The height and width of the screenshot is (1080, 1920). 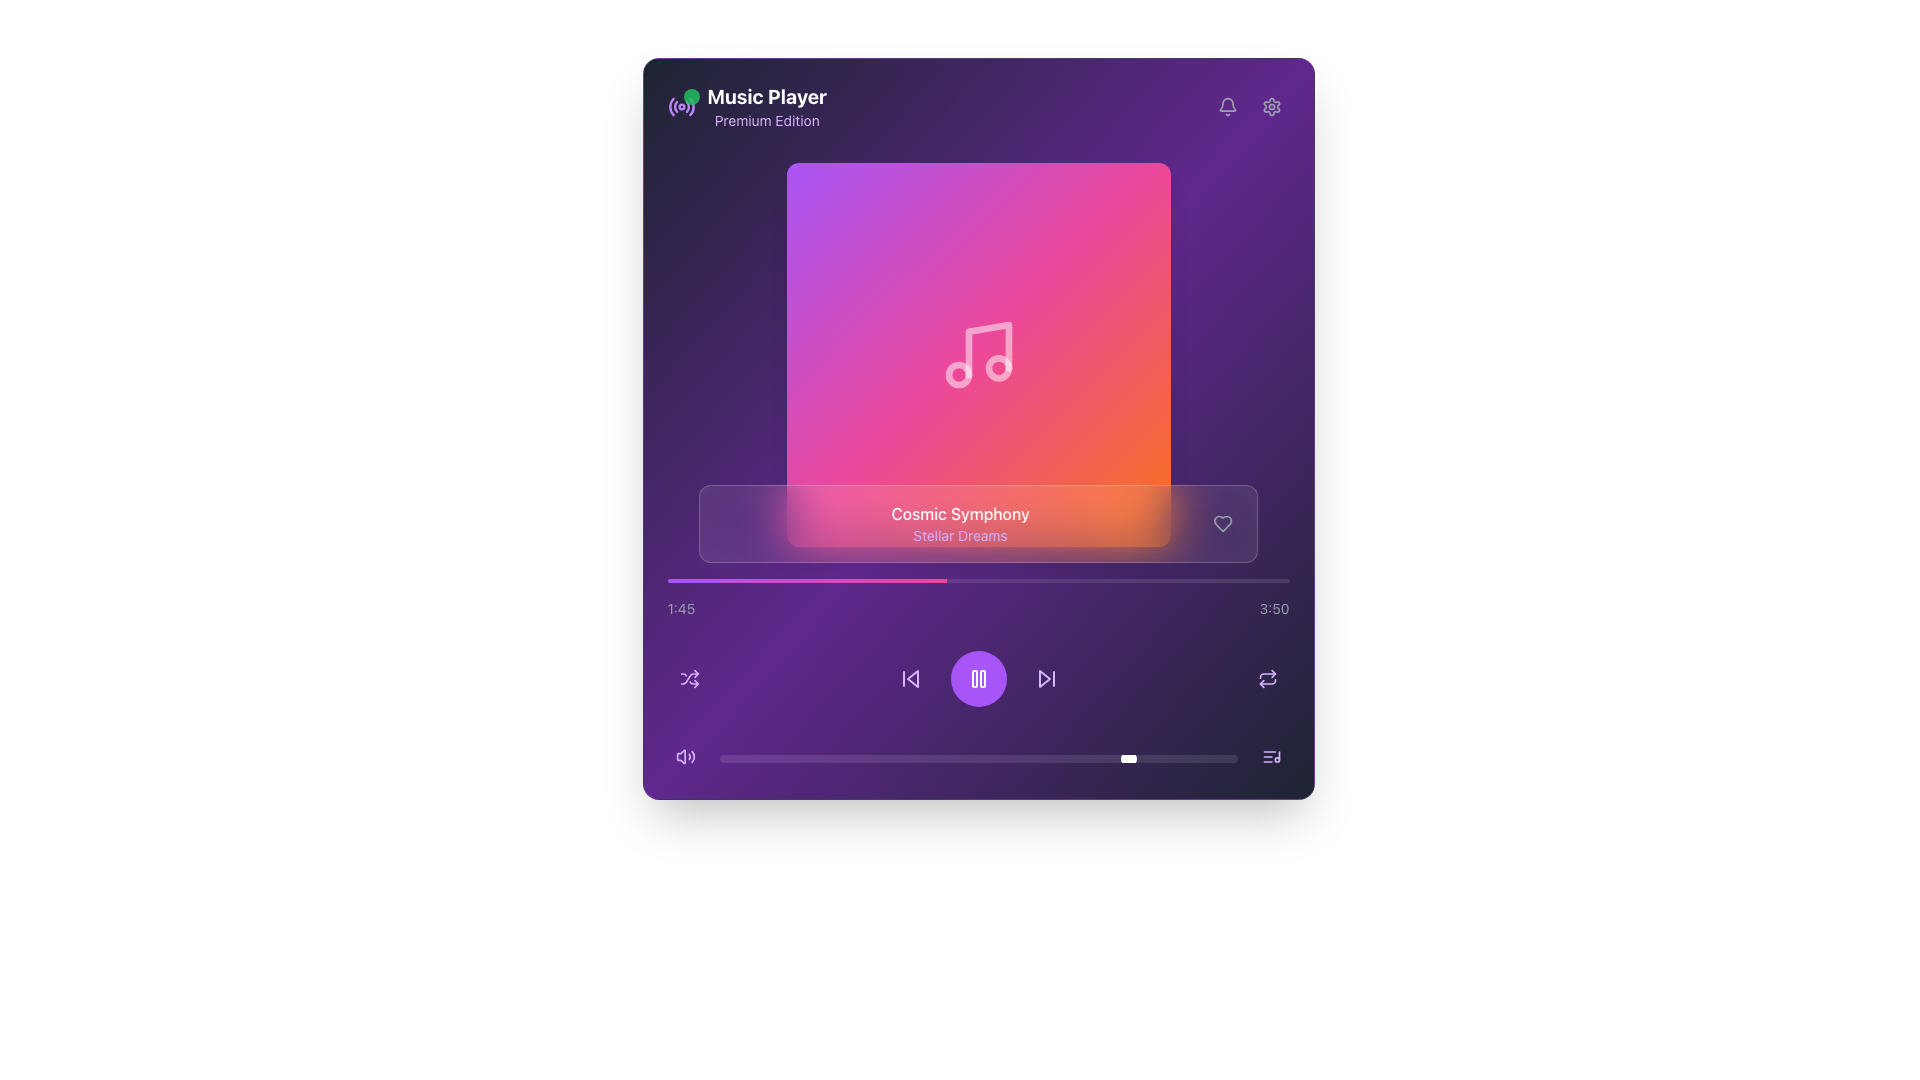 What do you see at coordinates (978, 581) in the screenshot?
I see `the Progress bar, which visually indicates the current playback position in the audio track and is located centrally below the album information and above the playback controls` at bounding box center [978, 581].